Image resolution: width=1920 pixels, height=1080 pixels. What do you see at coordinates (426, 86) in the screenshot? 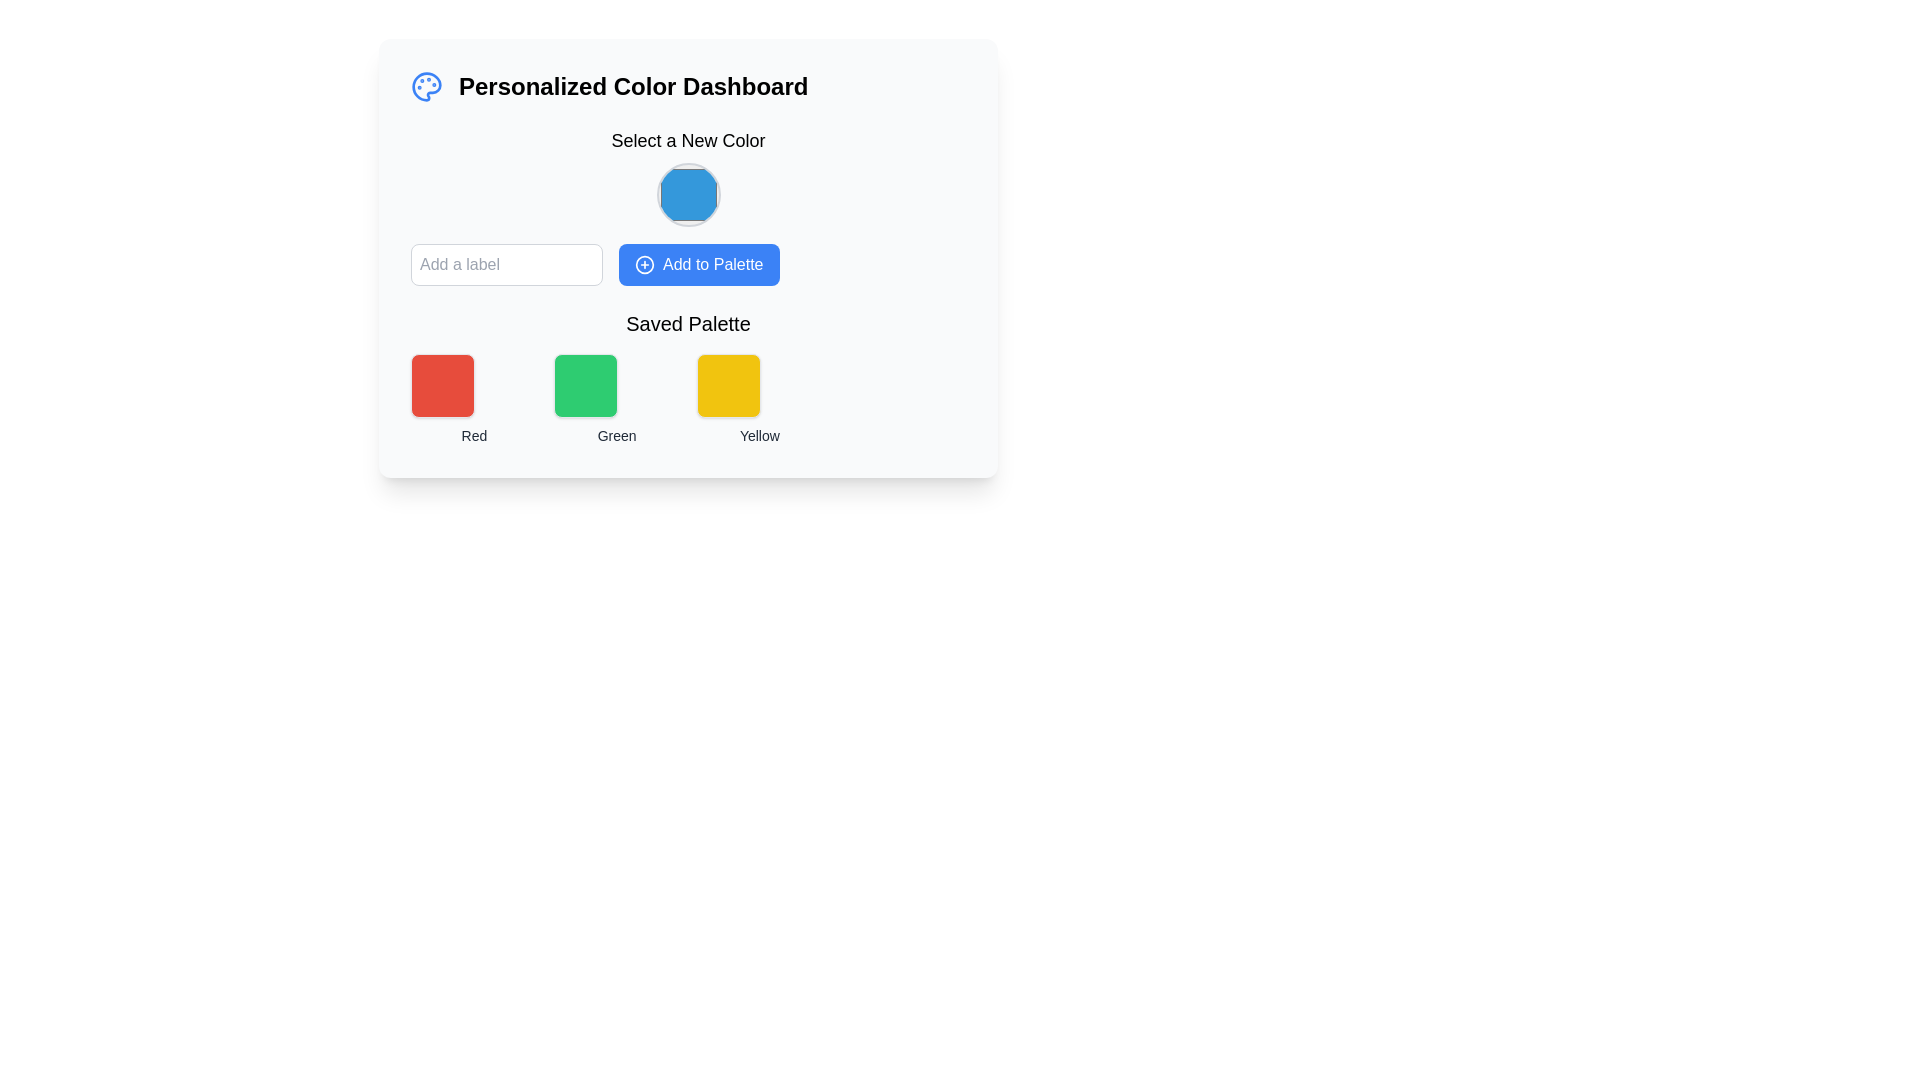
I see `the decorative graphic logo resembling a circular palette with distinct color markers located in the top-left corner of the interface, adjacent to the title 'Personalized Color Dashboard'` at bounding box center [426, 86].